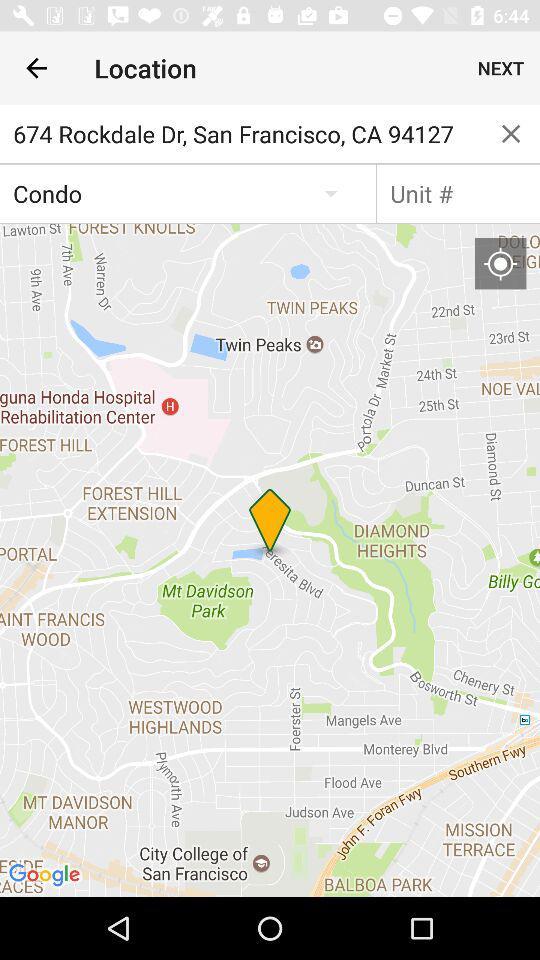 This screenshot has width=540, height=960. I want to click on or exit page, so click(511, 132).